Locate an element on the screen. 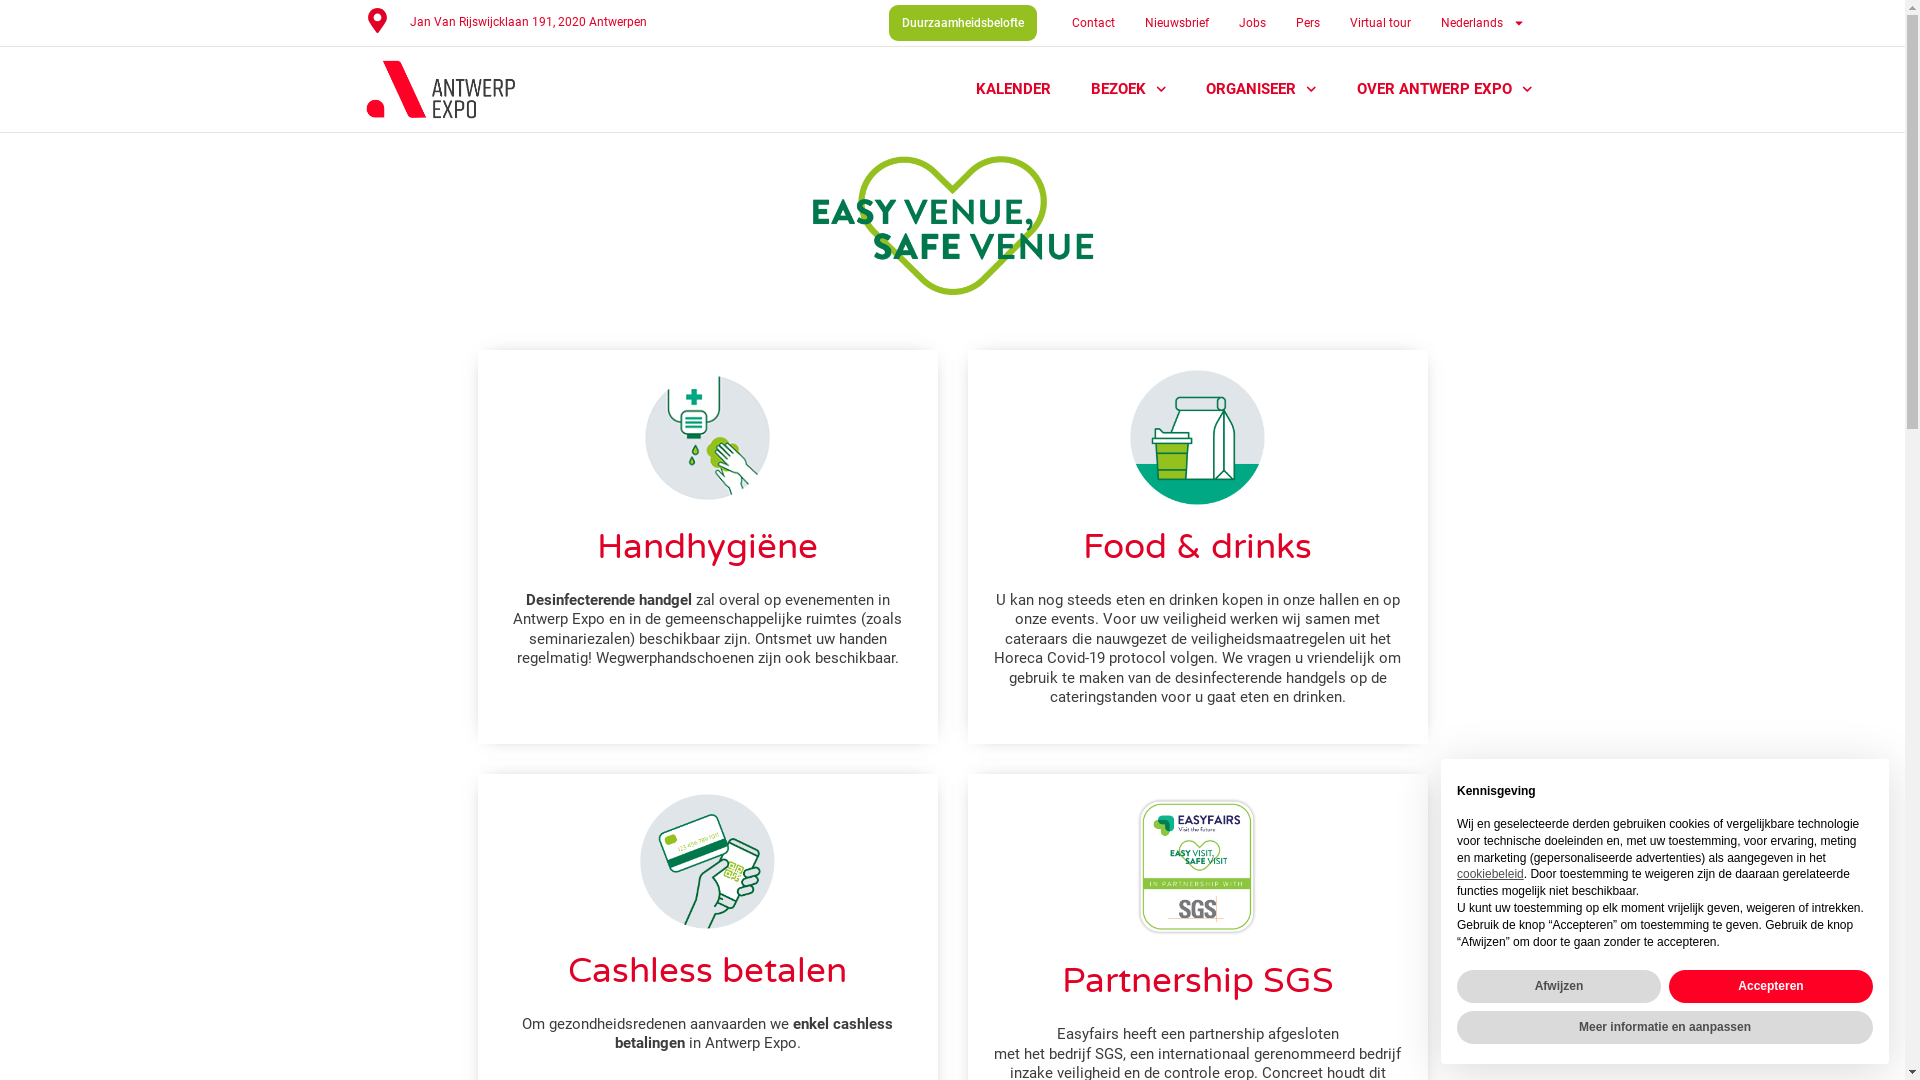  'Duurzaamheidsbelofte' is located at coordinates (963, 23).